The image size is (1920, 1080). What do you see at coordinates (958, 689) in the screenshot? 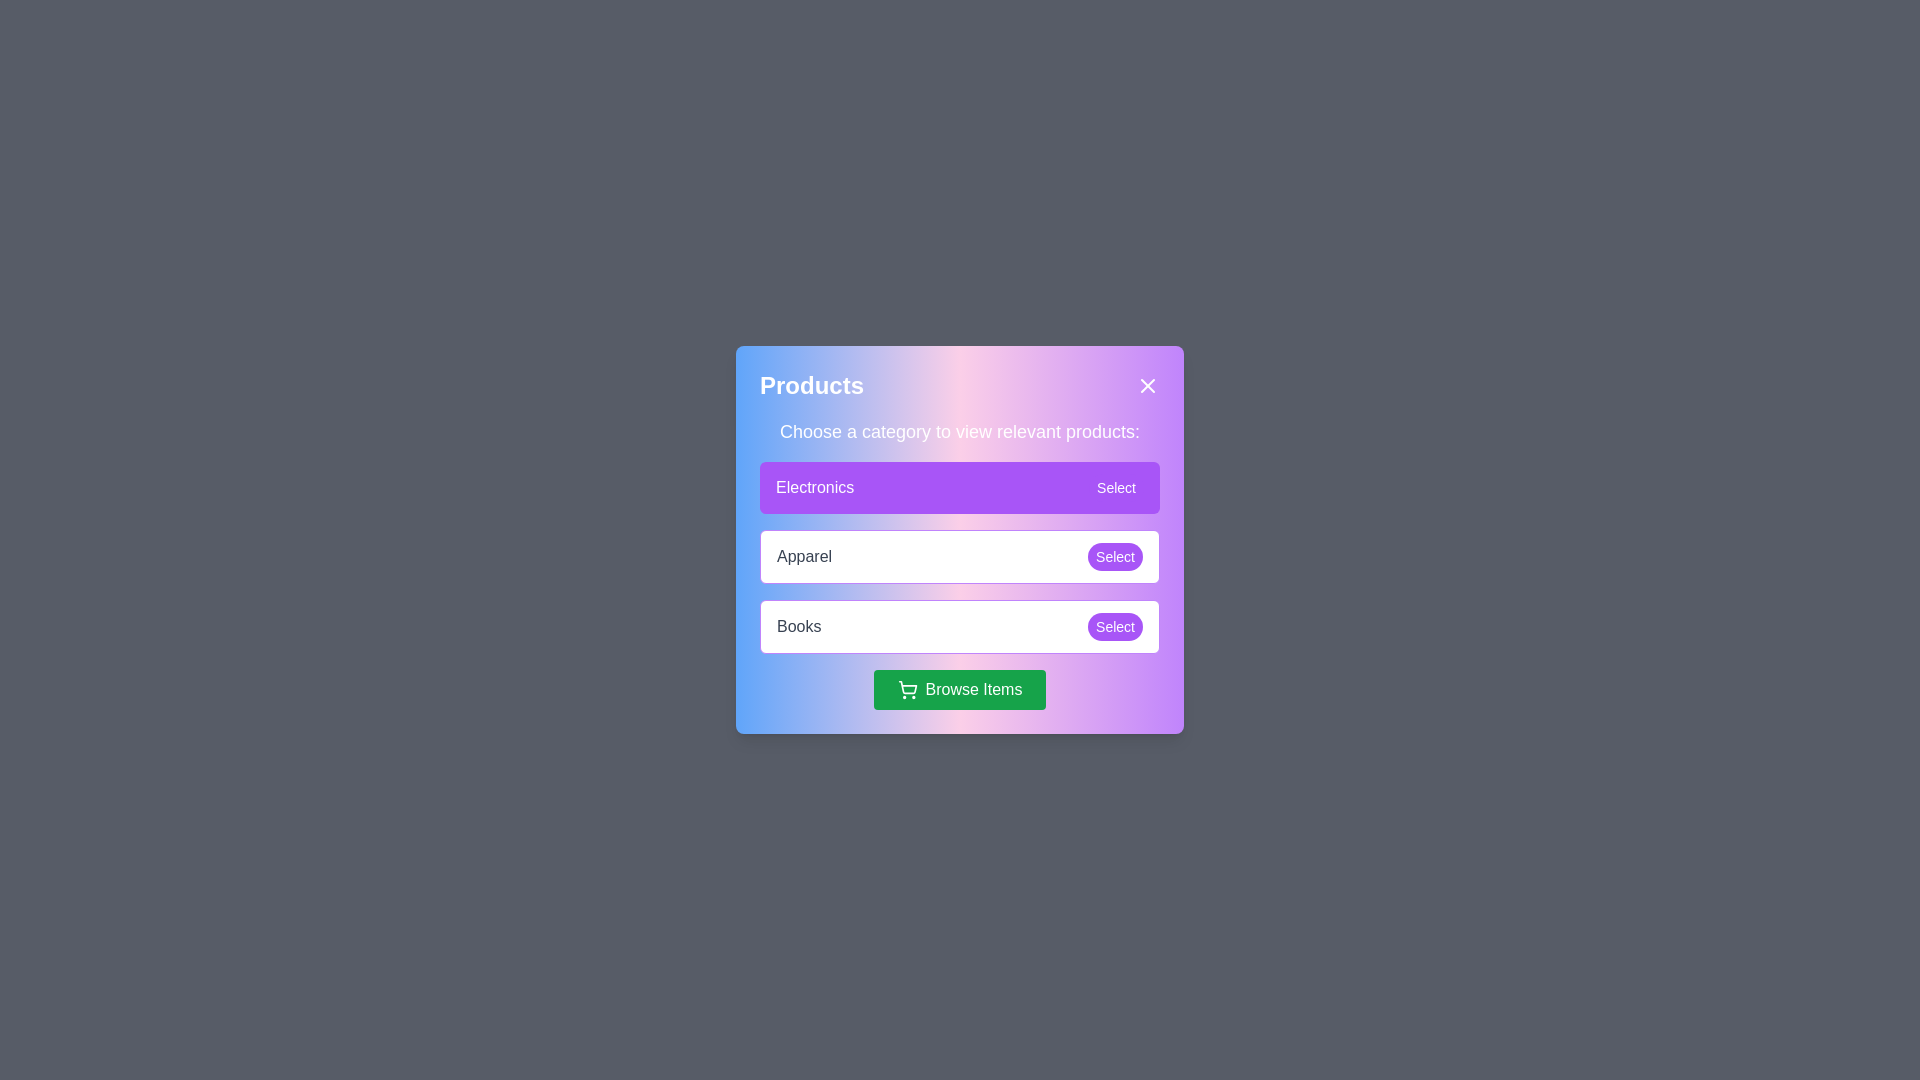
I see `'Browse Items' button to browse items in the selected category` at bounding box center [958, 689].